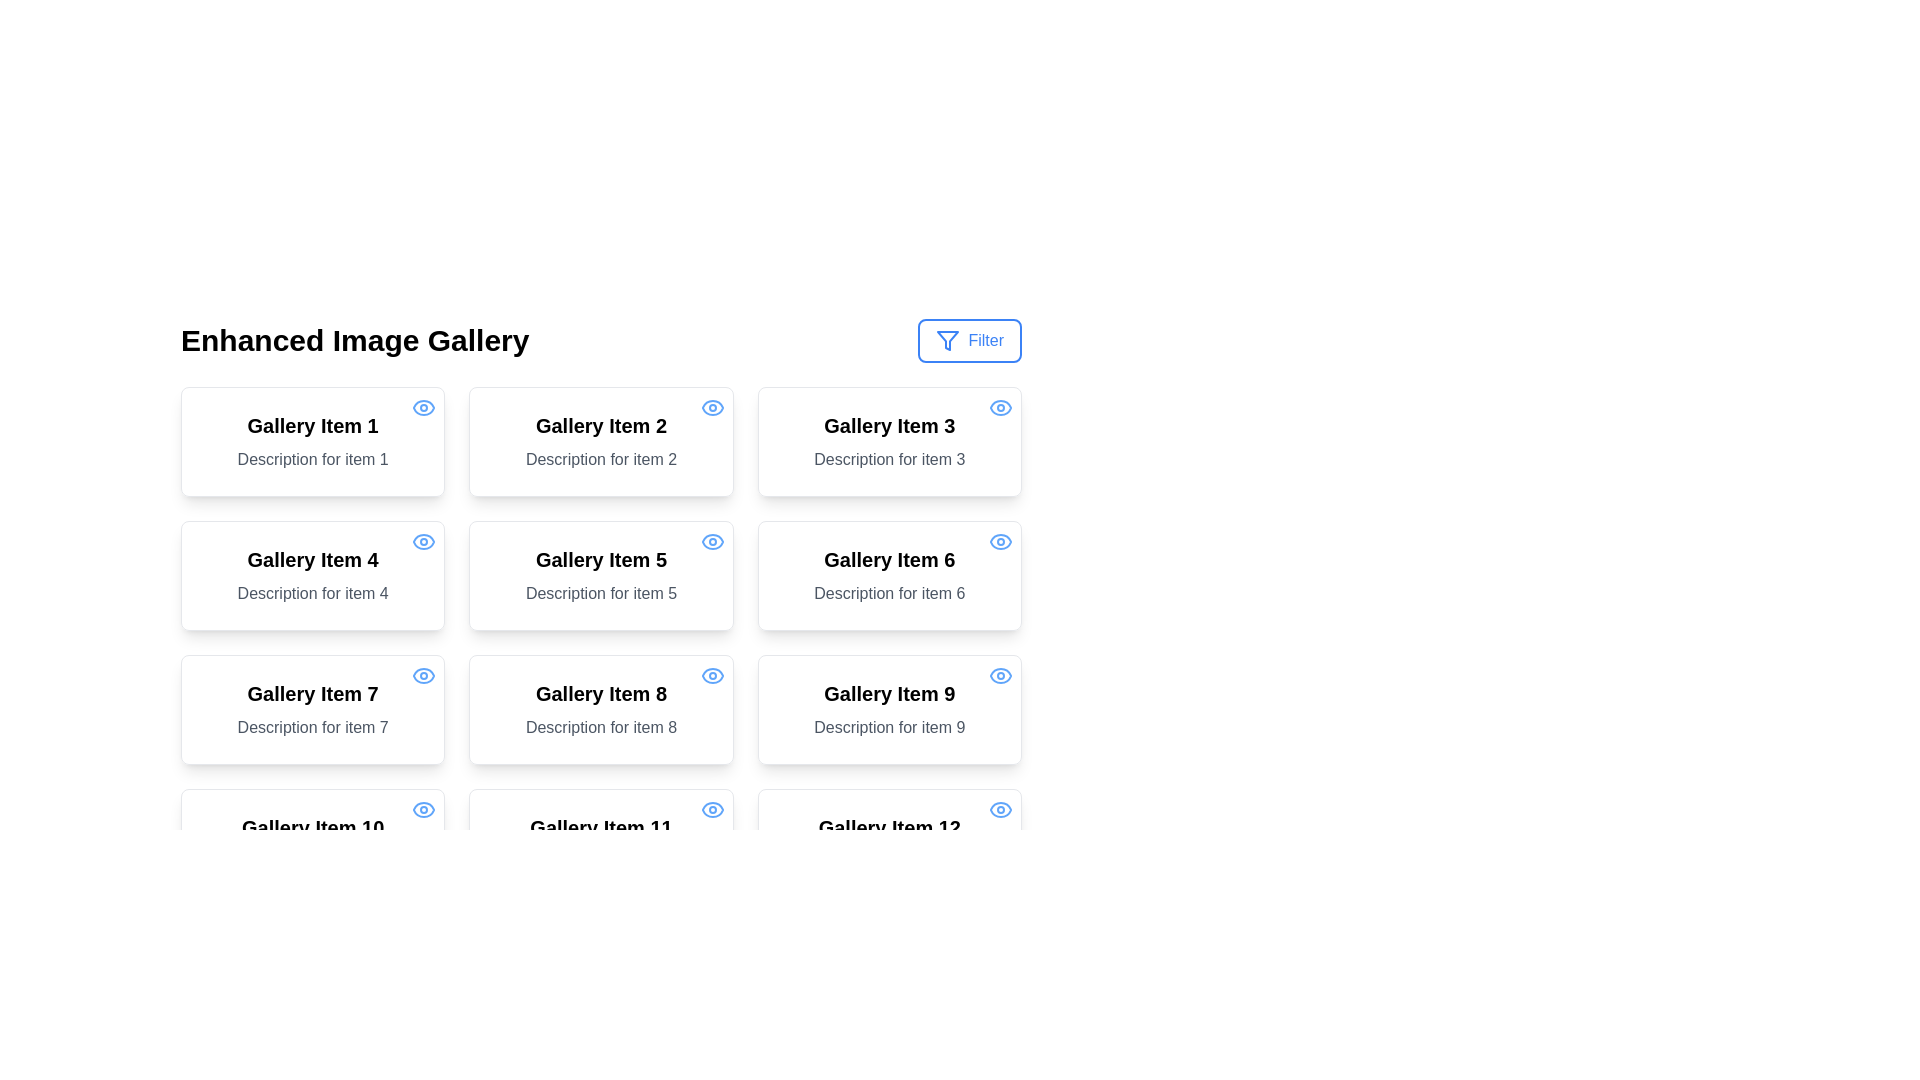  What do you see at coordinates (712, 542) in the screenshot?
I see `the blue eye icon located in the top-right corner of the 'Gallery Item 5' card` at bounding box center [712, 542].